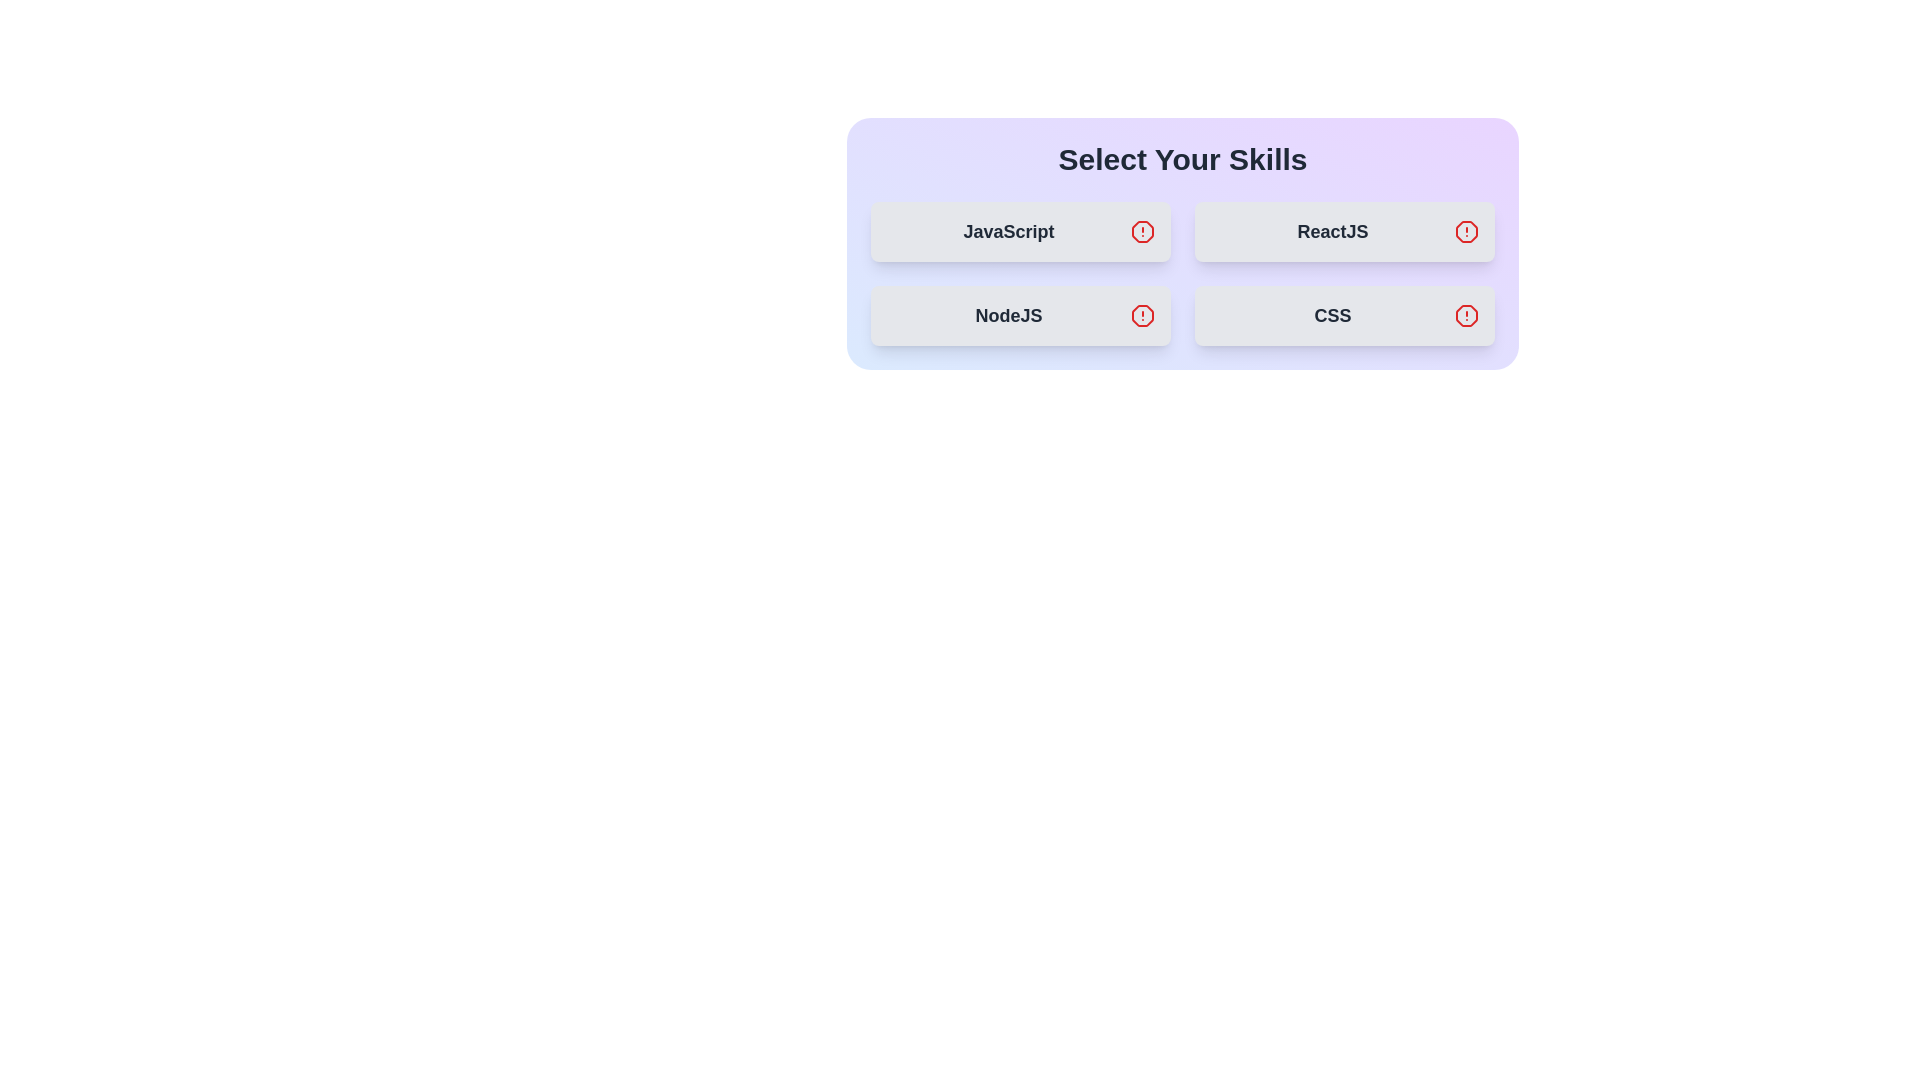 The height and width of the screenshot is (1080, 1920). What do you see at coordinates (1021, 230) in the screenshot?
I see `the skill item JavaScript` at bounding box center [1021, 230].